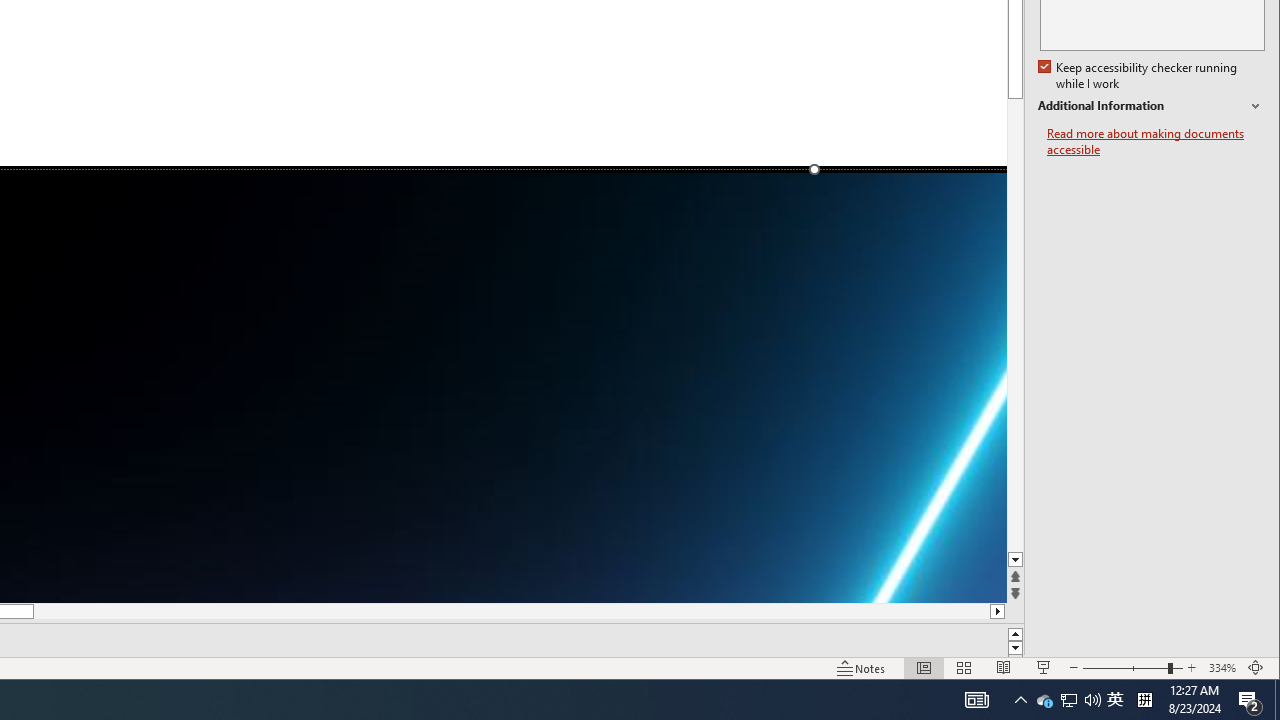 This screenshot has height=720, width=1280. I want to click on 'Zoom 334%', so click(1221, 668).